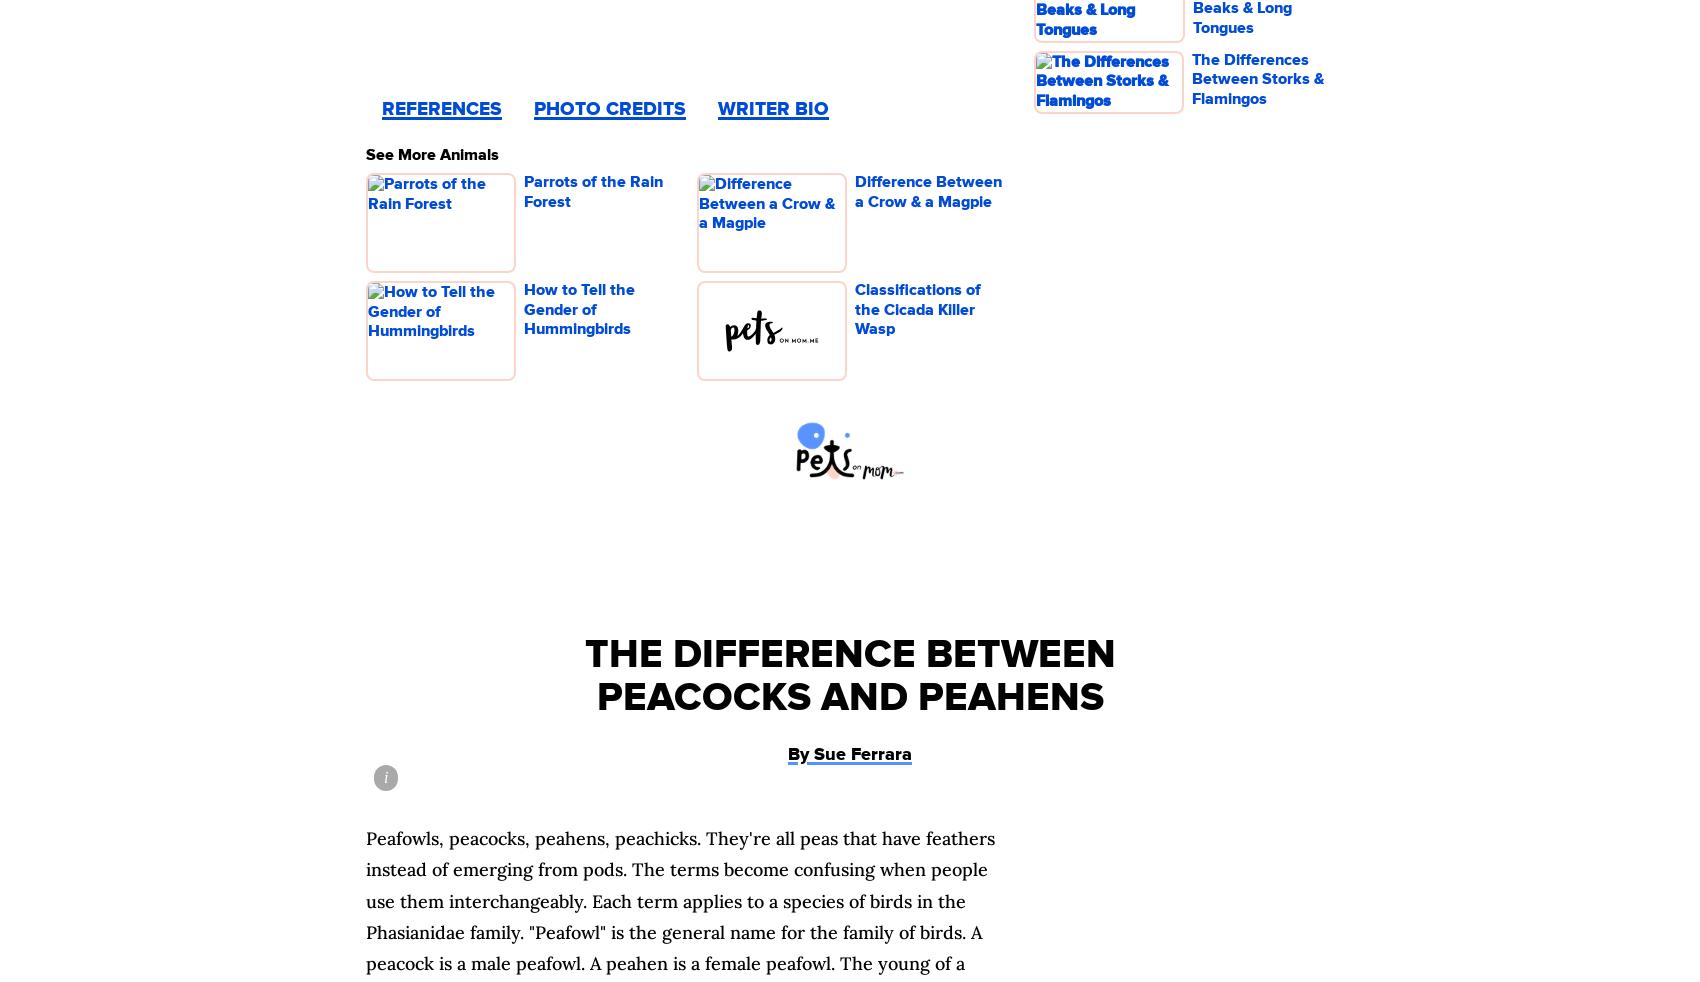 The width and height of the screenshot is (1700, 982). What do you see at coordinates (432, 153) in the screenshot?
I see `'See More Animals'` at bounding box center [432, 153].